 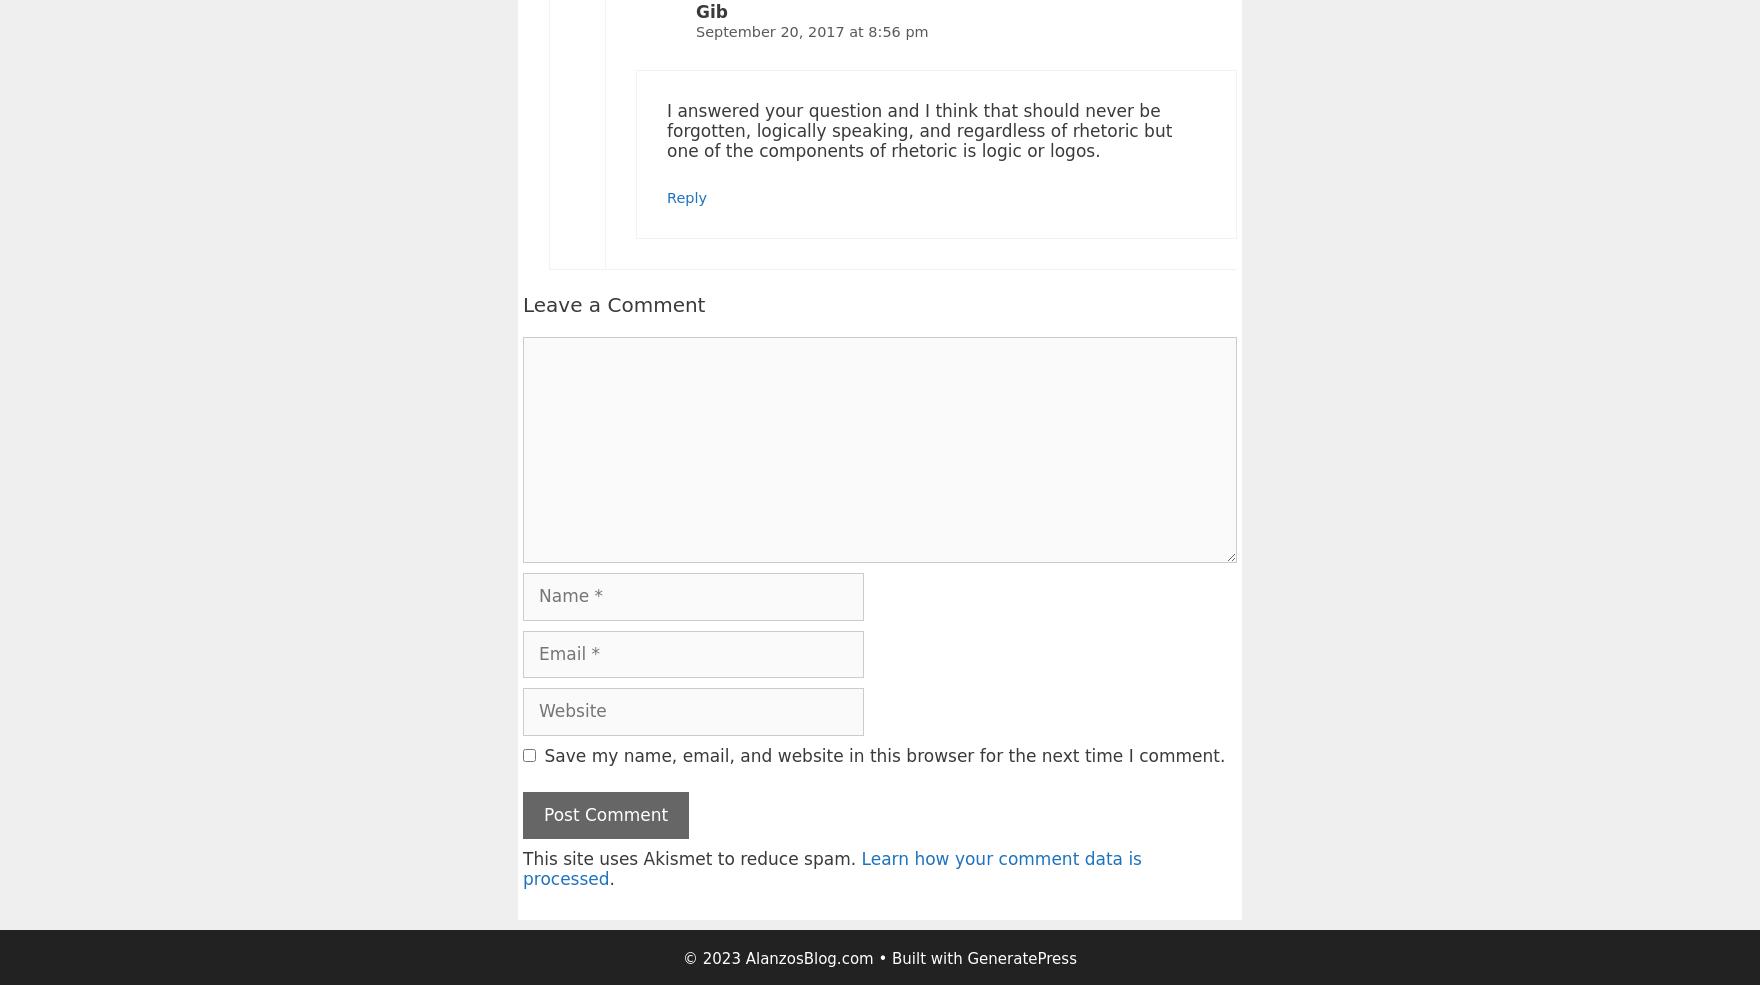 What do you see at coordinates (691, 858) in the screenshot?
I see `'This site uses Akismet to reduce spam.'` at bounding box center [691, 858].